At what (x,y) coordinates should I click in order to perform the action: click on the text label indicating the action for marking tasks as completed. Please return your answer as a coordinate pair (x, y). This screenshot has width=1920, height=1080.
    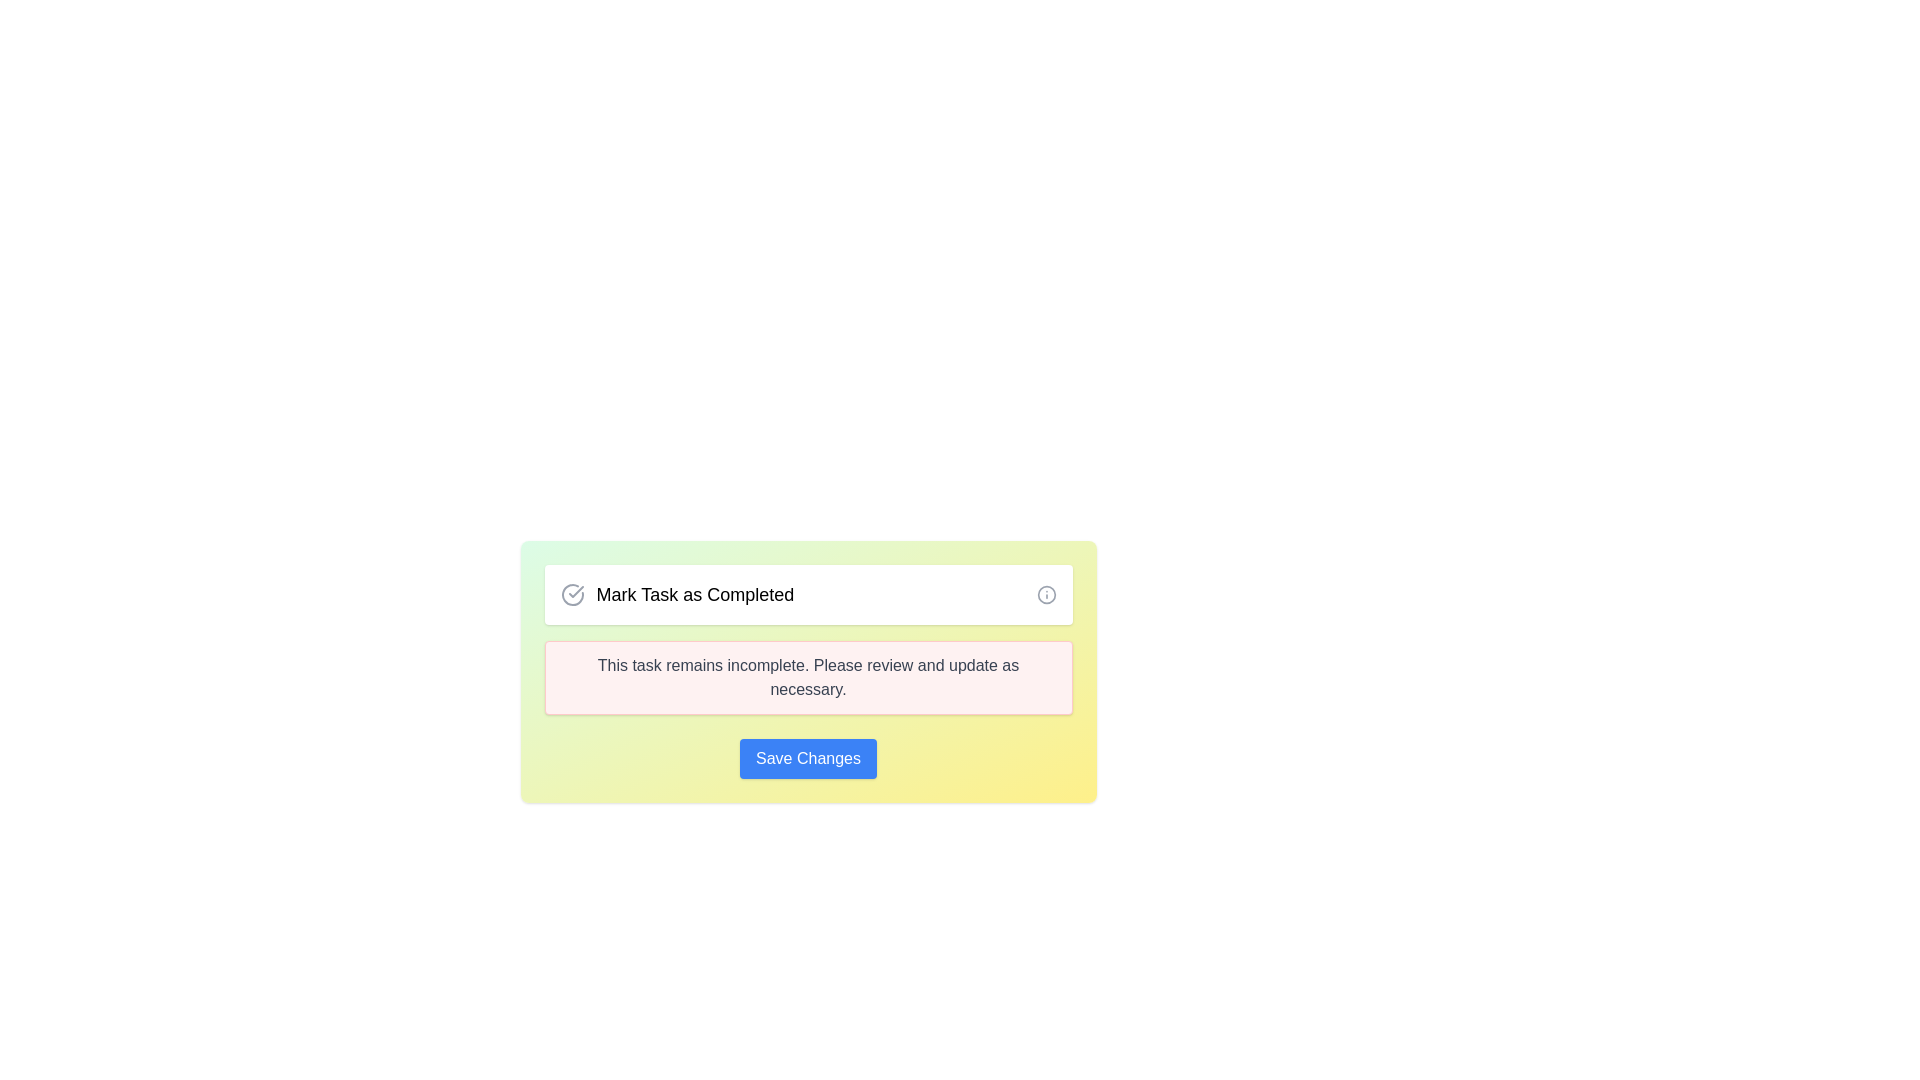
    Looking at the image, I should click on (677, 593).